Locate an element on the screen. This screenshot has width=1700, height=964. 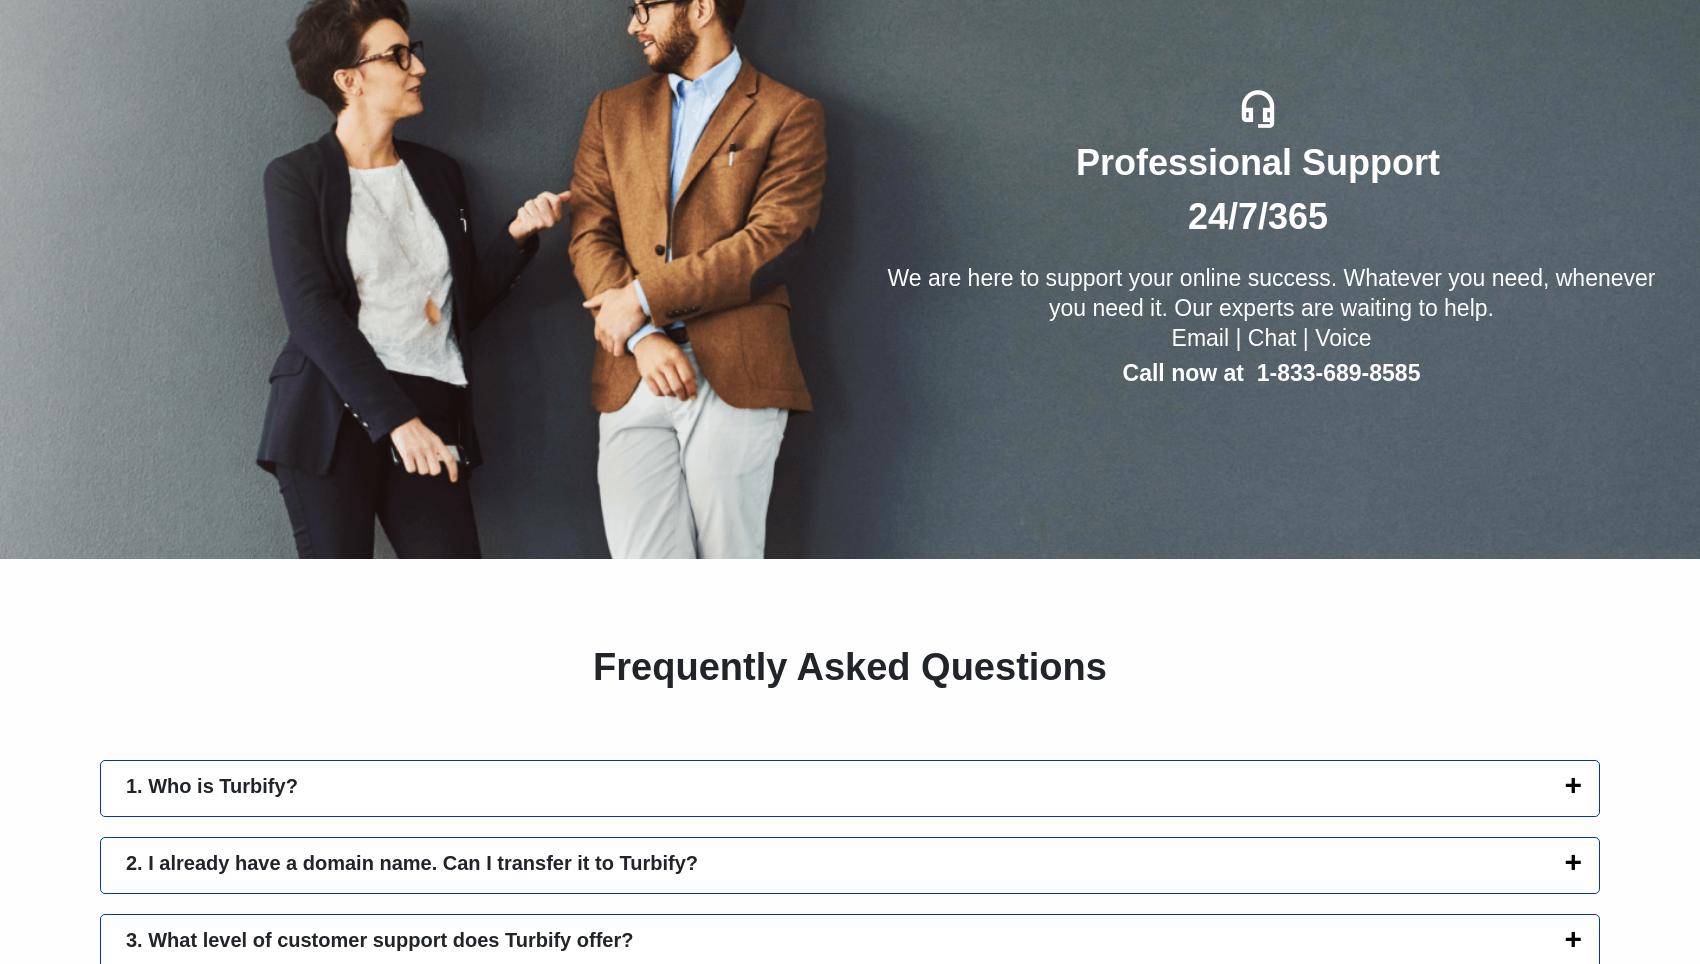
'24/7/365' is located at coordinates (1256, 216).